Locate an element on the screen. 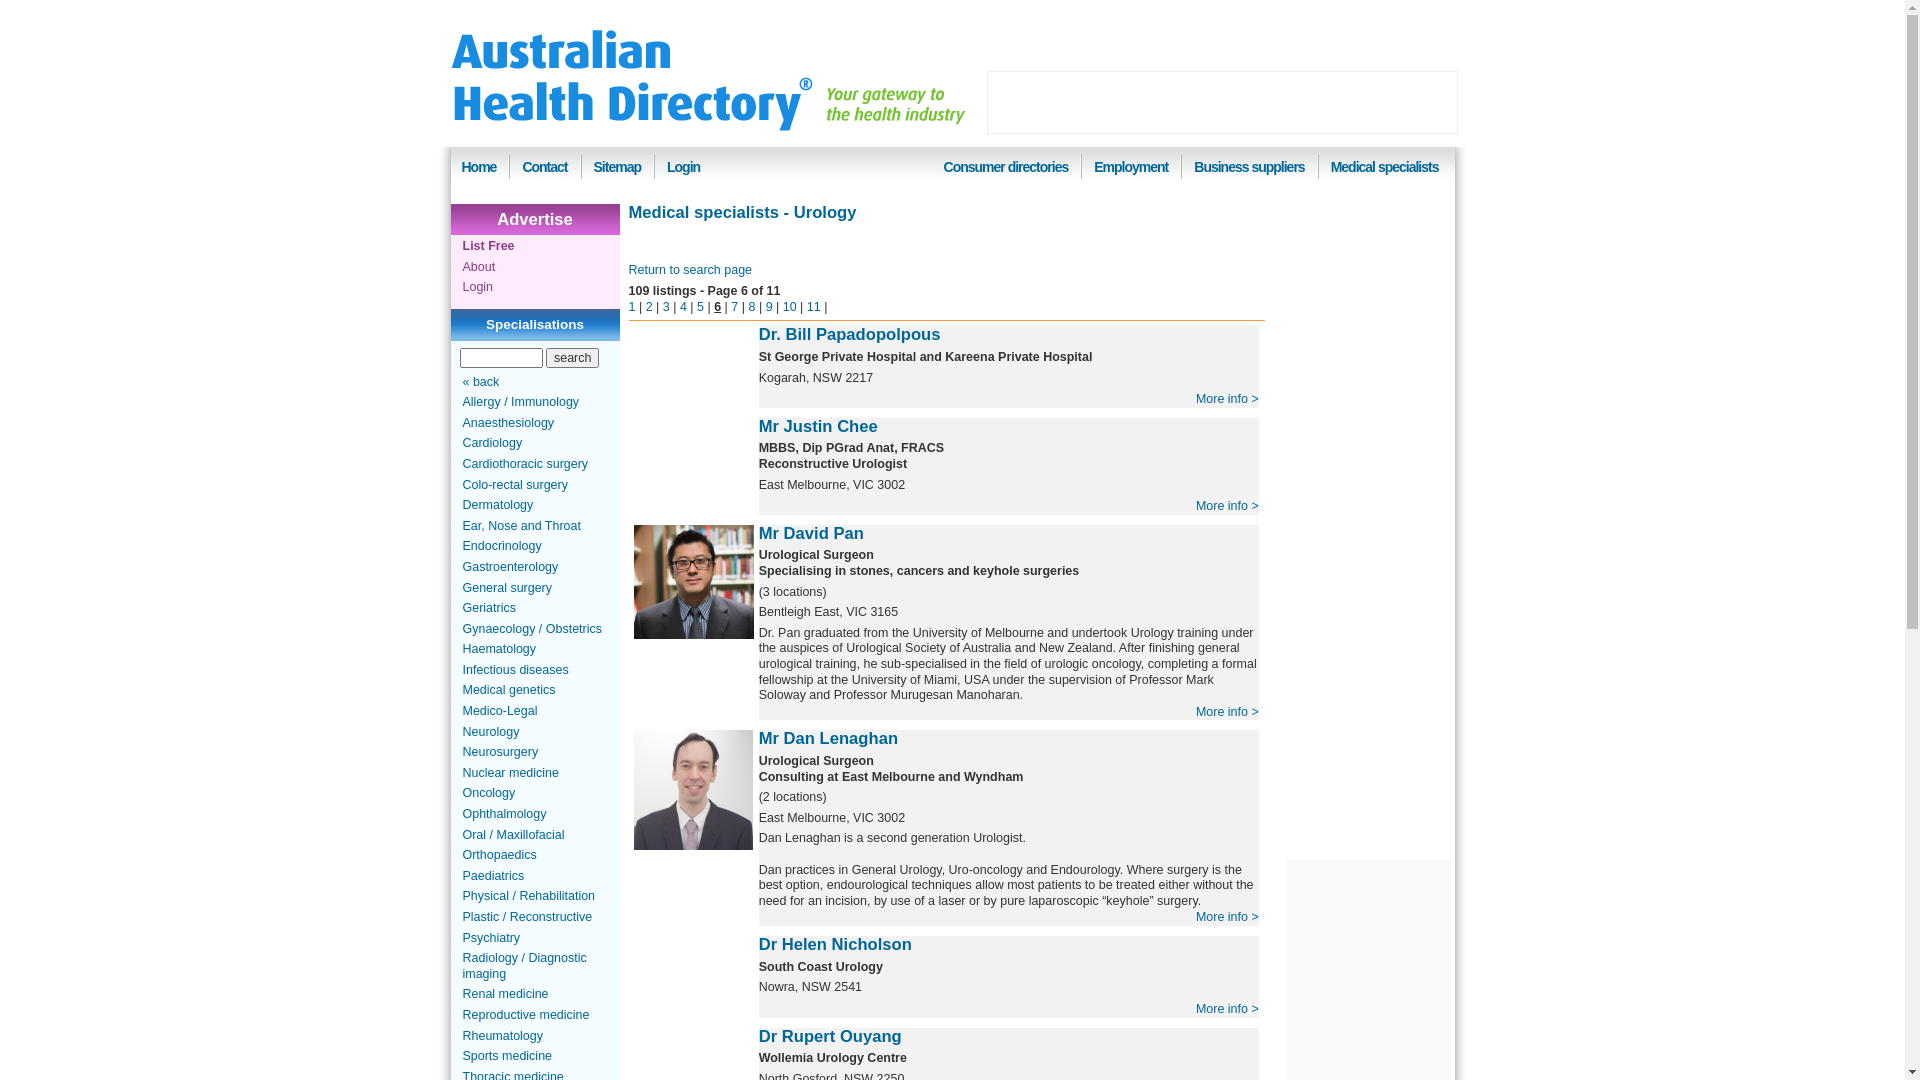  'Ophthalmology' is located at coordinates (504, 813).